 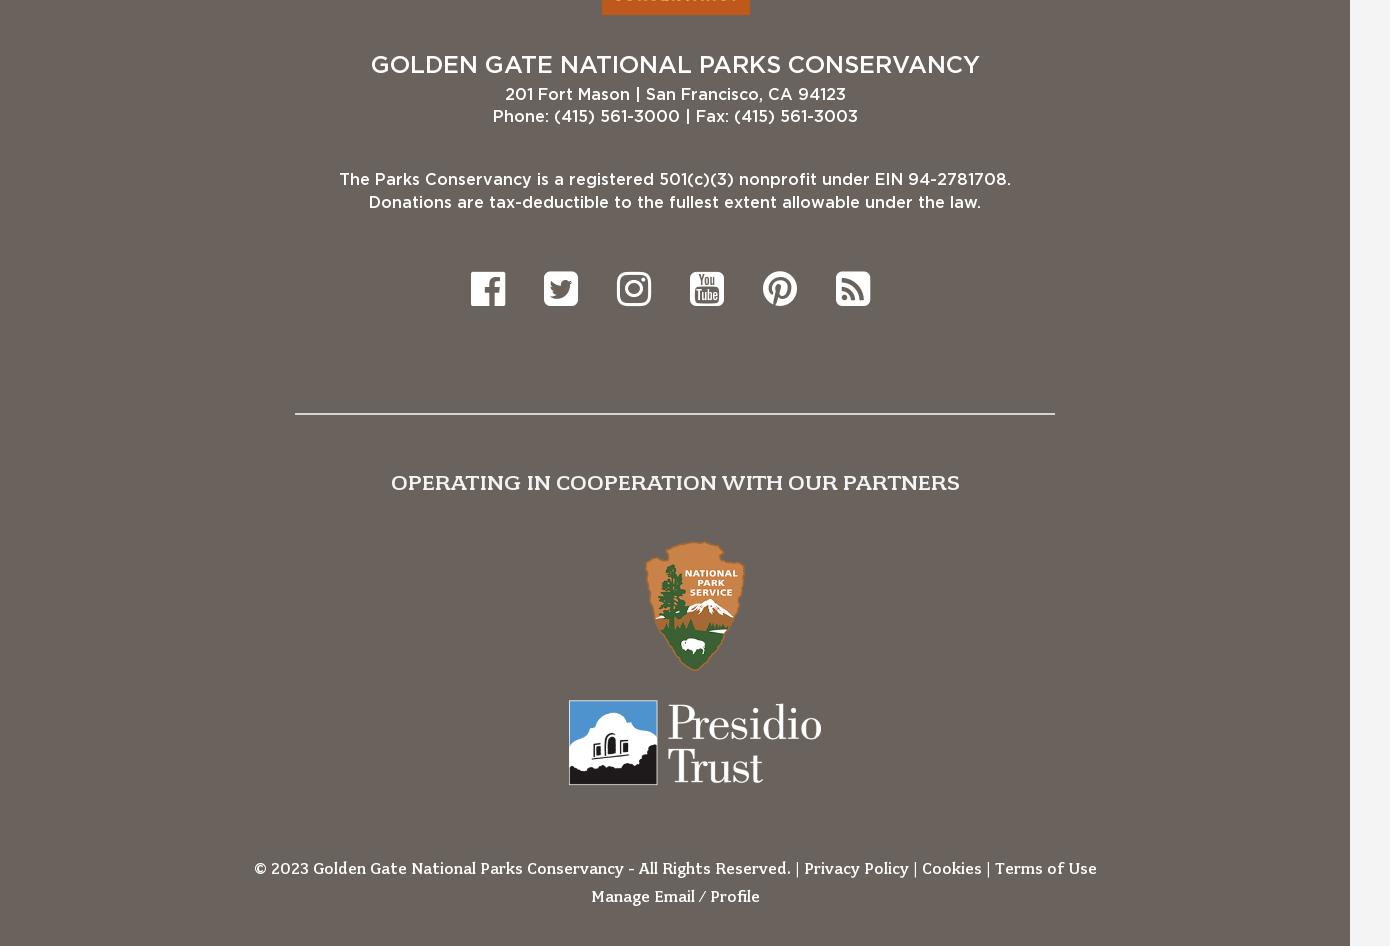 I want to click on '201 Fort Mason', so click(x=566, y=93).